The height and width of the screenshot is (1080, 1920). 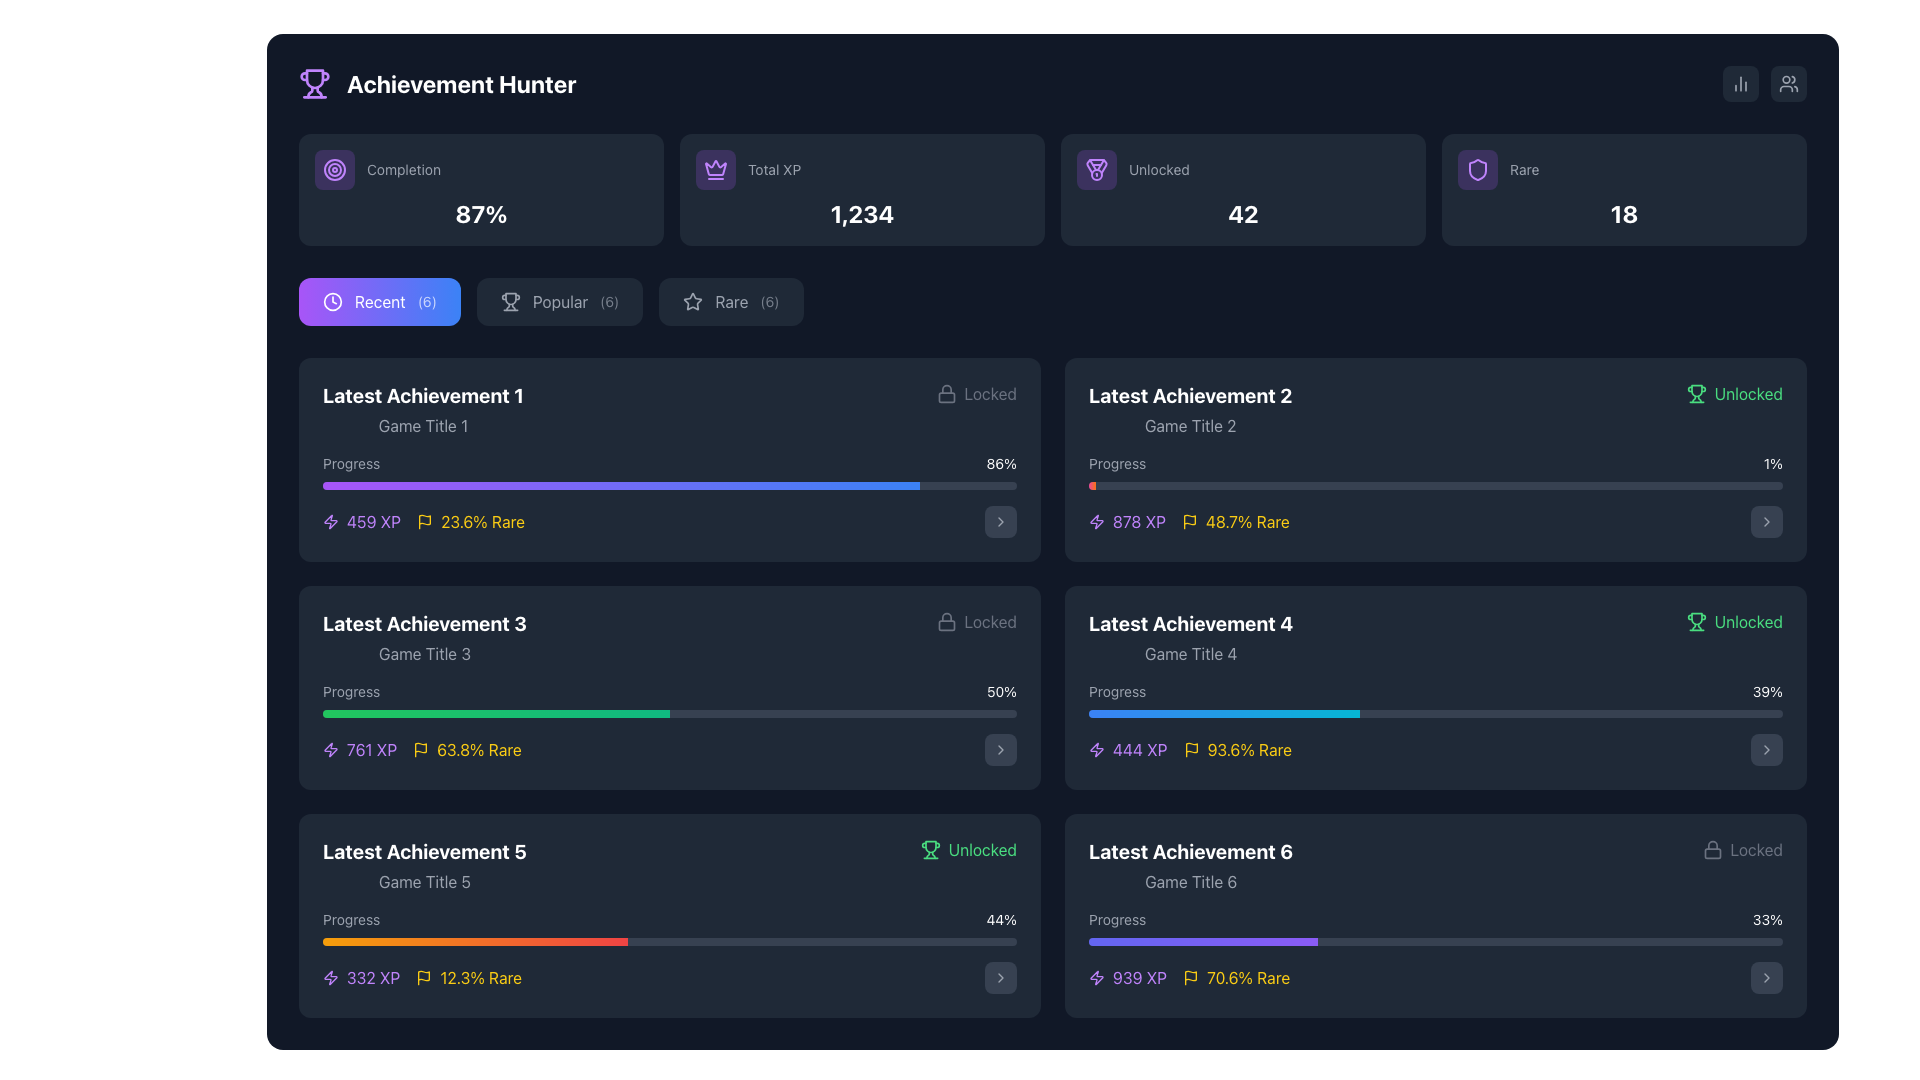 I want to click on the Static Text displaying '93.6% Rare' in yellow color, located in the 'Latest Achievement 4' section, to the right of the '444 XP' icon and text, so click(x=1248, y=749).